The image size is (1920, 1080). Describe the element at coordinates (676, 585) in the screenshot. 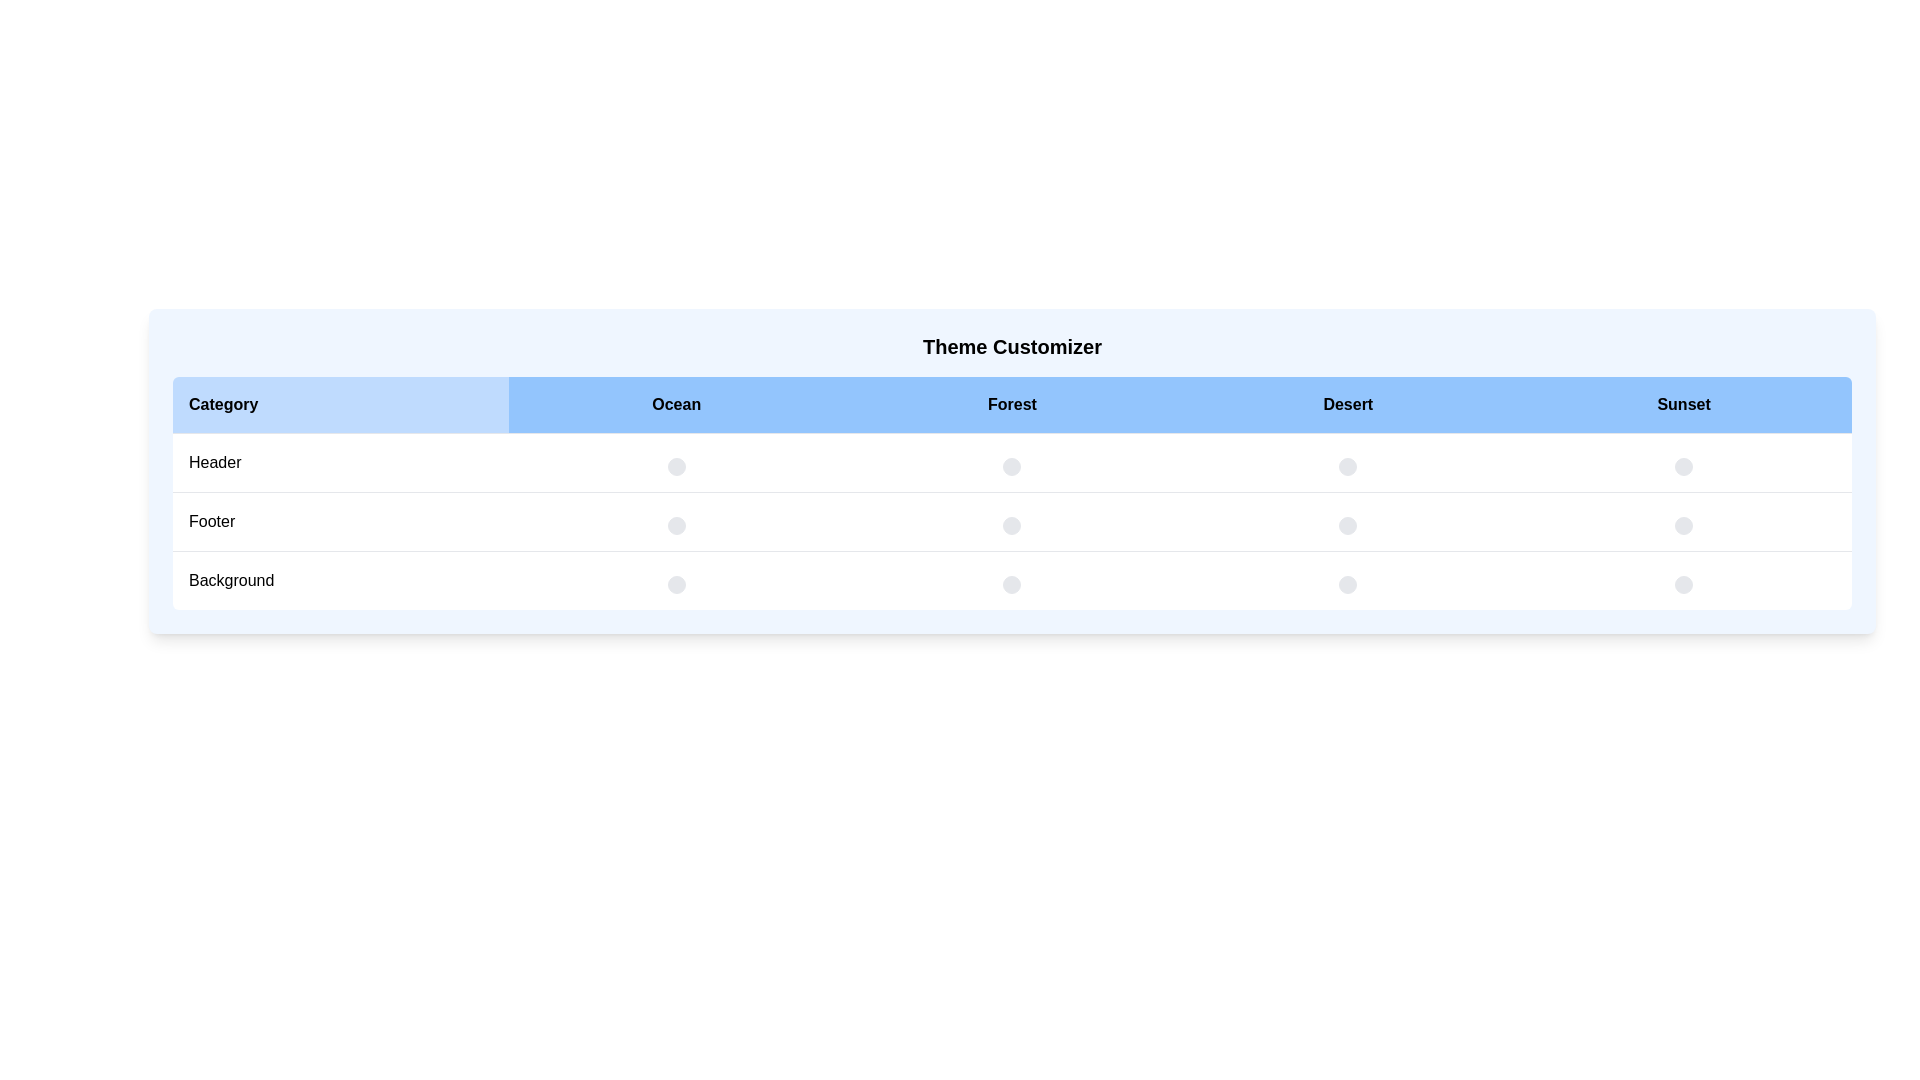

I see `the radio button or toggle selector for the 'Ocean' option in the 'Background' category` at that location.